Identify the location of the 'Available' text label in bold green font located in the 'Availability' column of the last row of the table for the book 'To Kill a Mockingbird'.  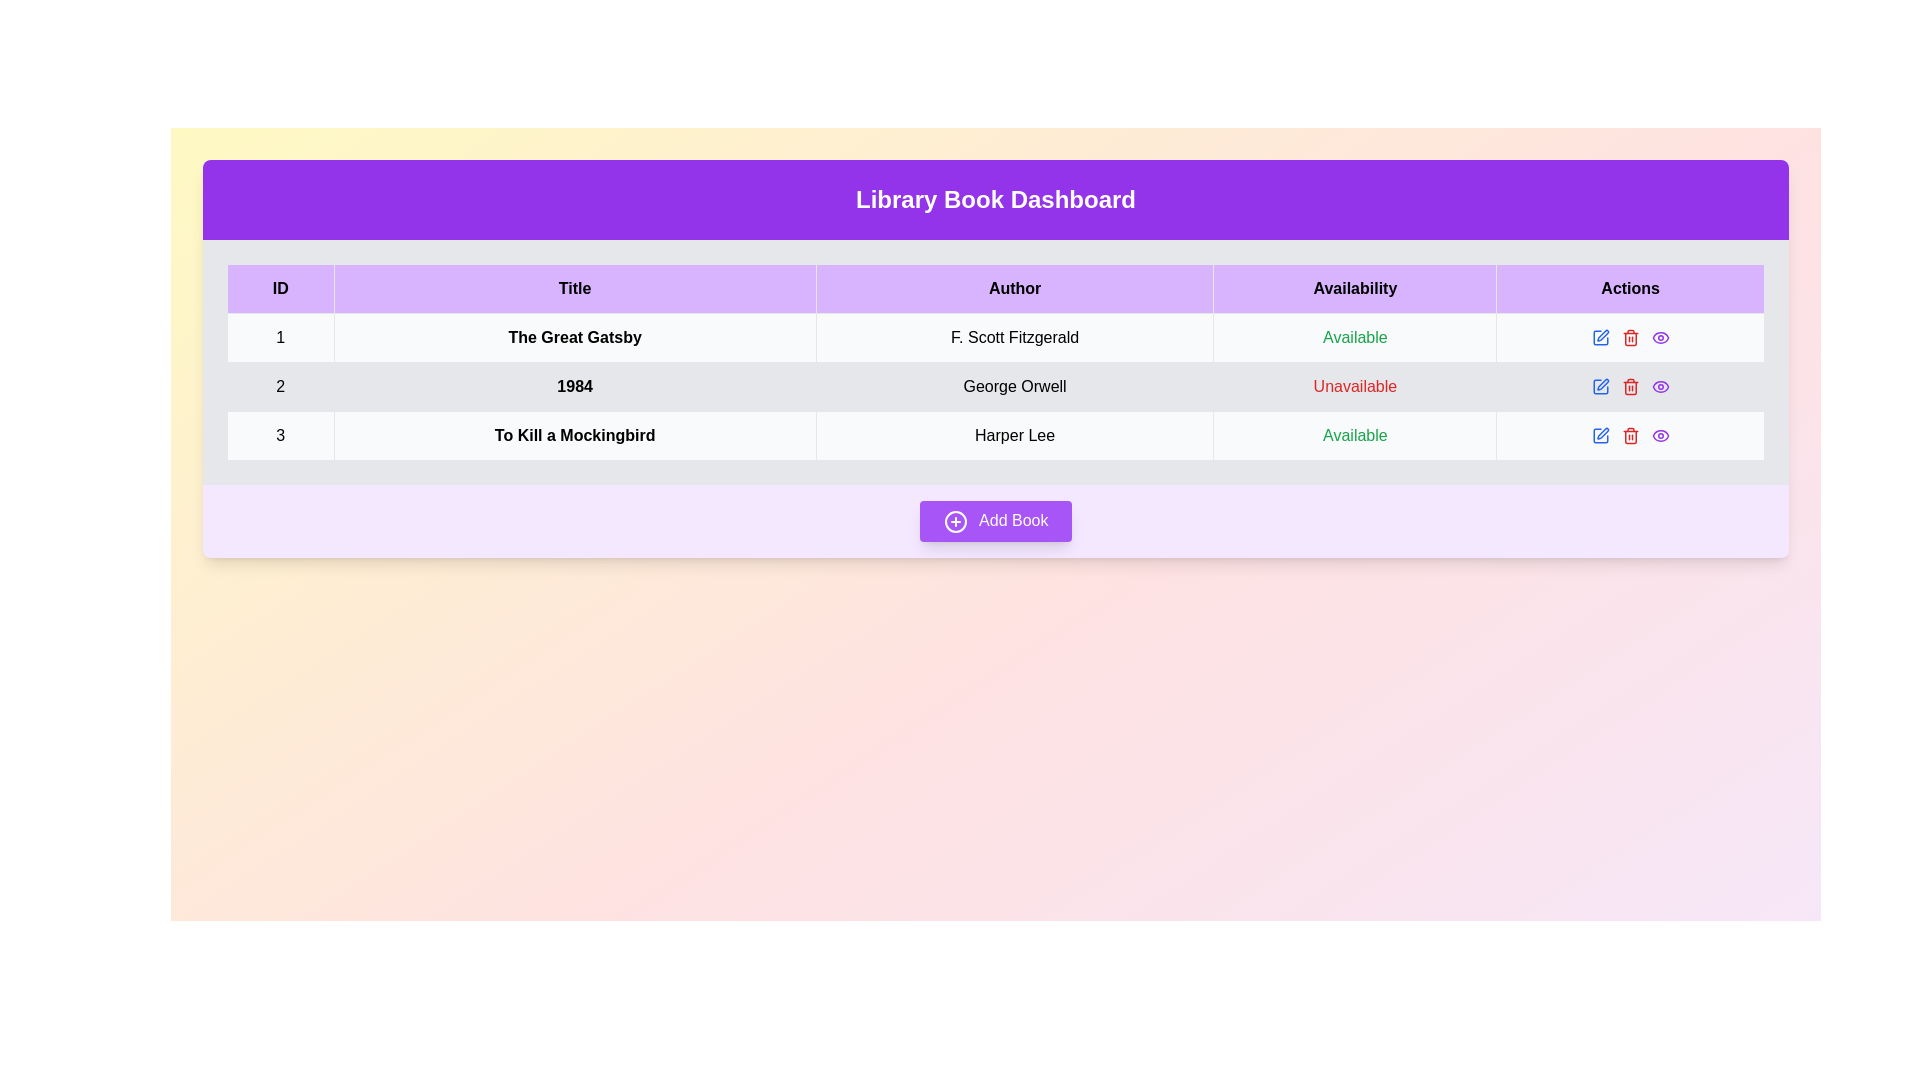
(1355, 434).